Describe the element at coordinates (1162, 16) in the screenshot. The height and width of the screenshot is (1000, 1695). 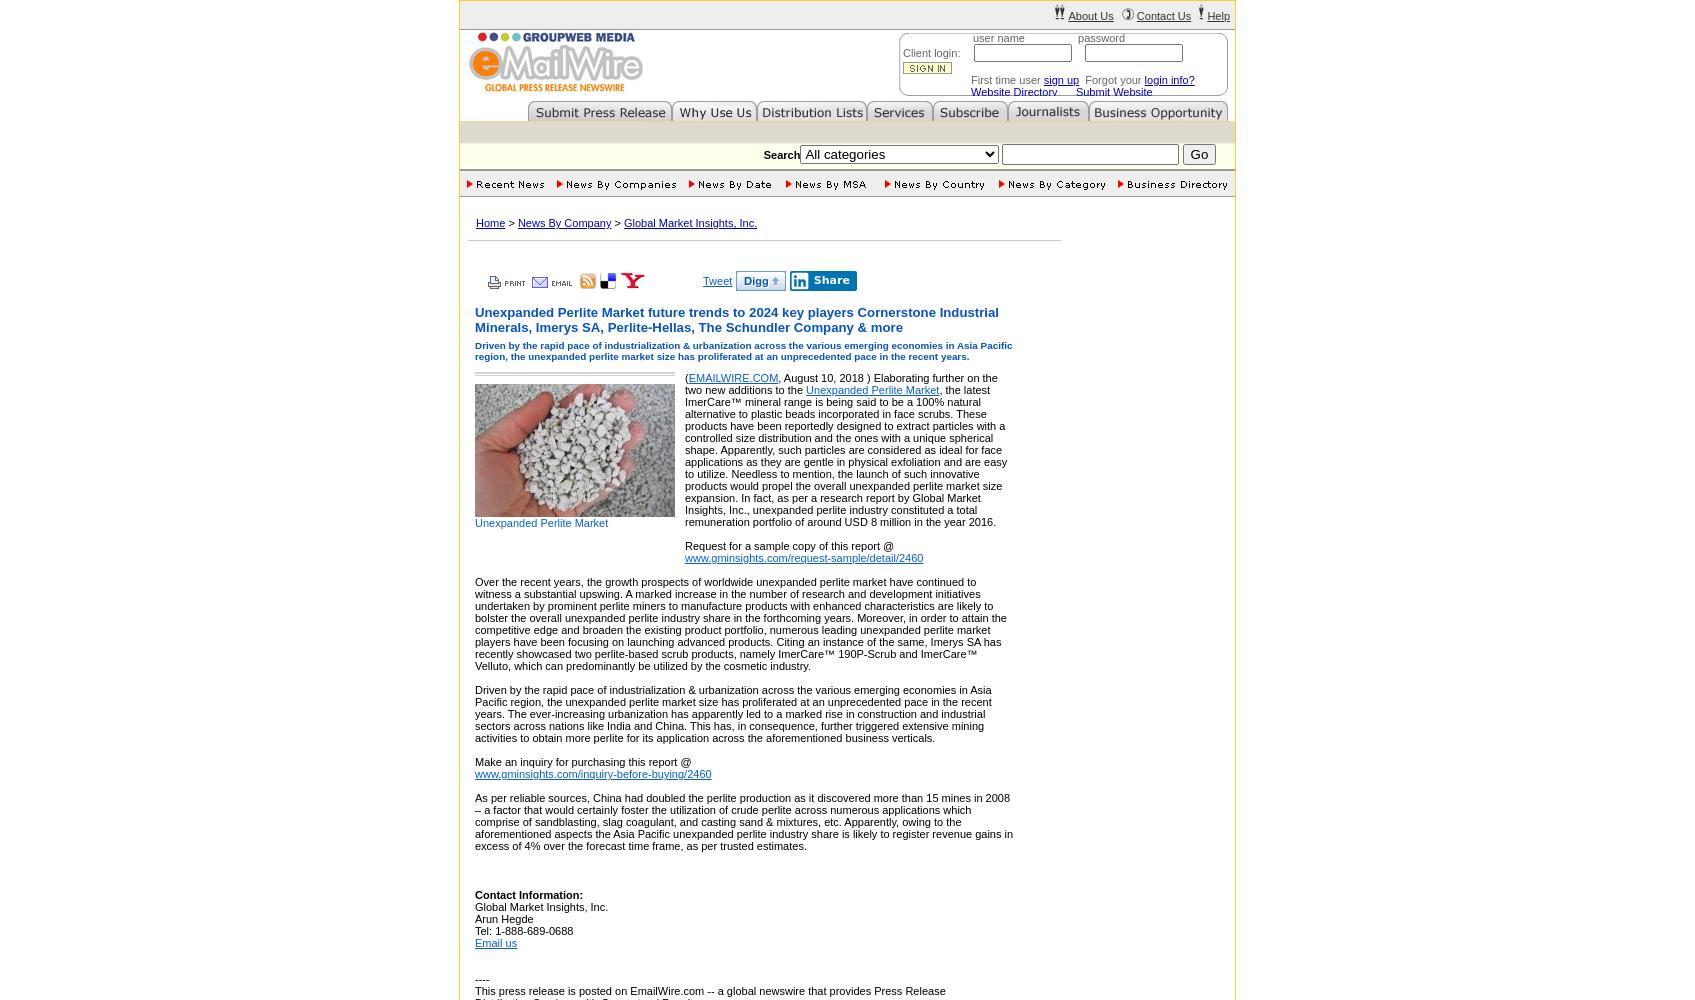
I see `'Contact Us'` at that location.